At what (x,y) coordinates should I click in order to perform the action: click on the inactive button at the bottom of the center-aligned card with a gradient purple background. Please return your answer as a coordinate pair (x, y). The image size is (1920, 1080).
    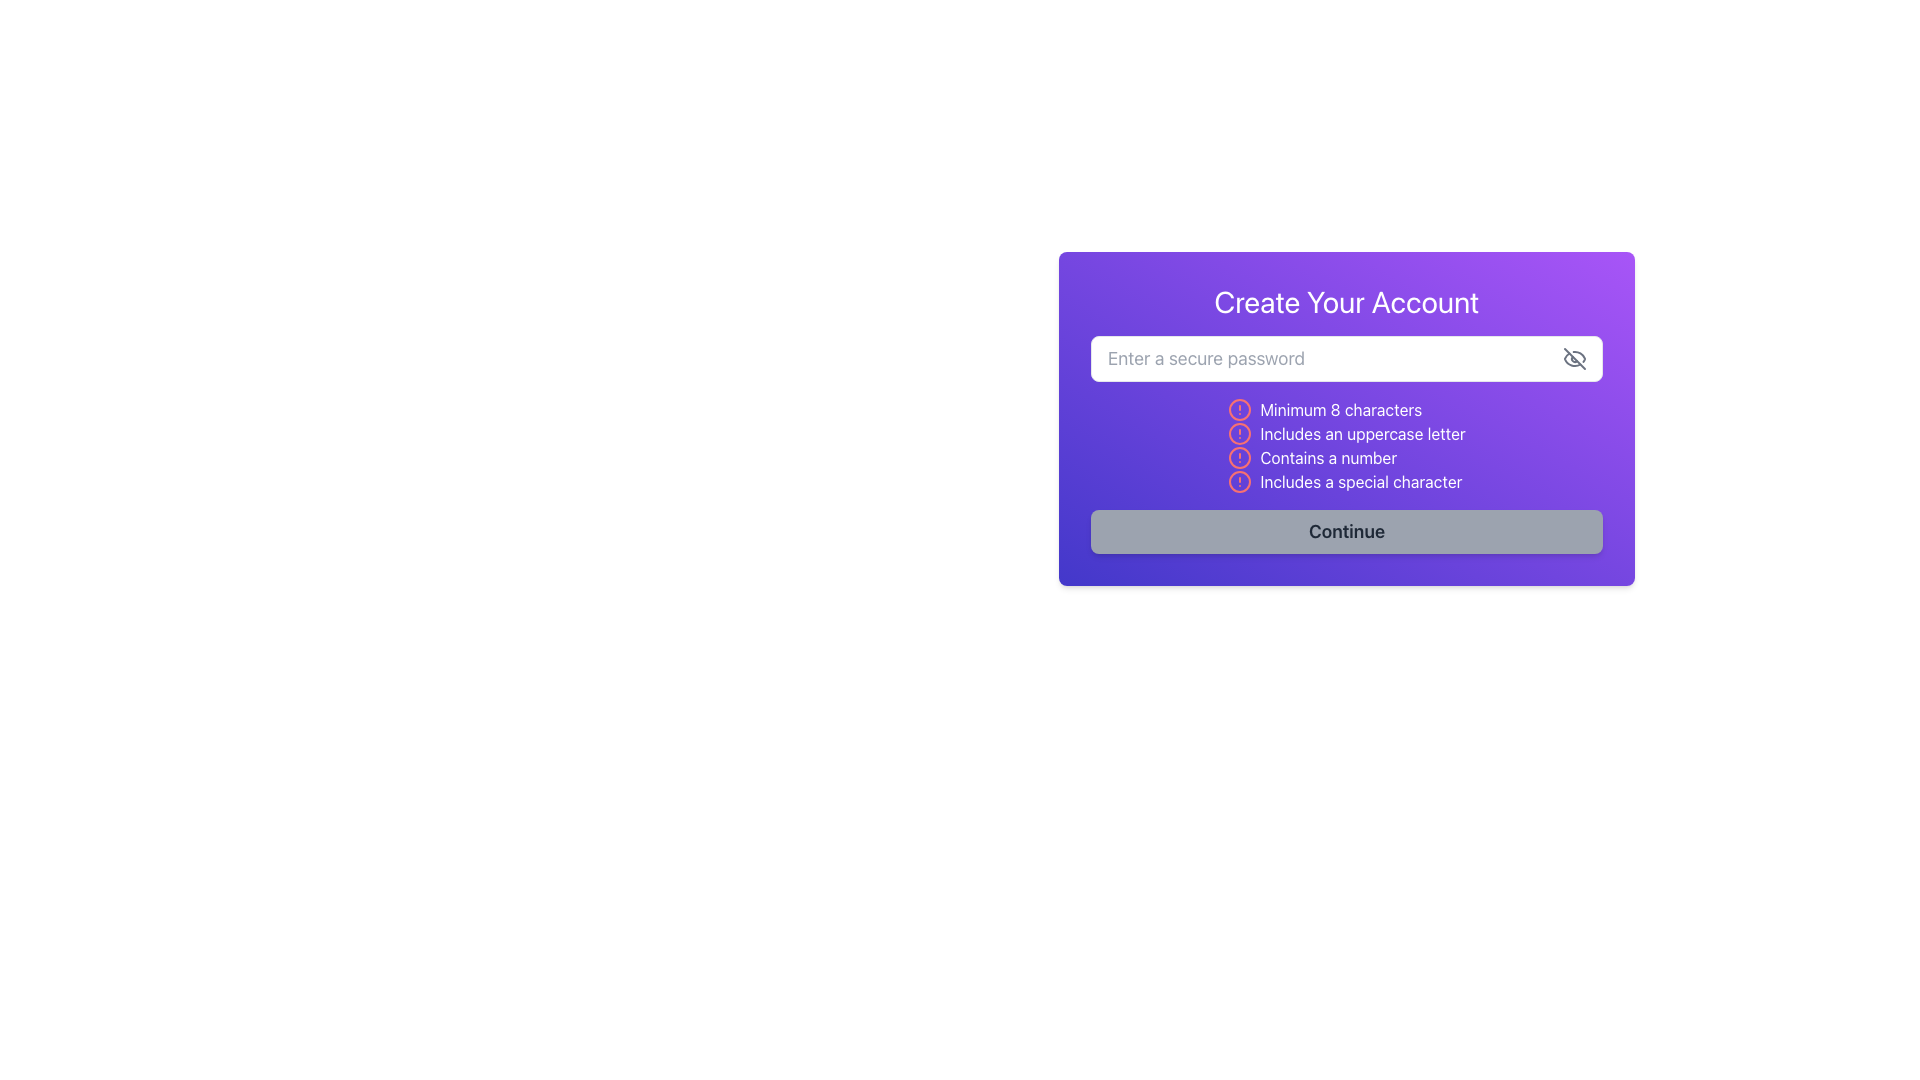
    Looking at the image, I should click on (1347, 531).